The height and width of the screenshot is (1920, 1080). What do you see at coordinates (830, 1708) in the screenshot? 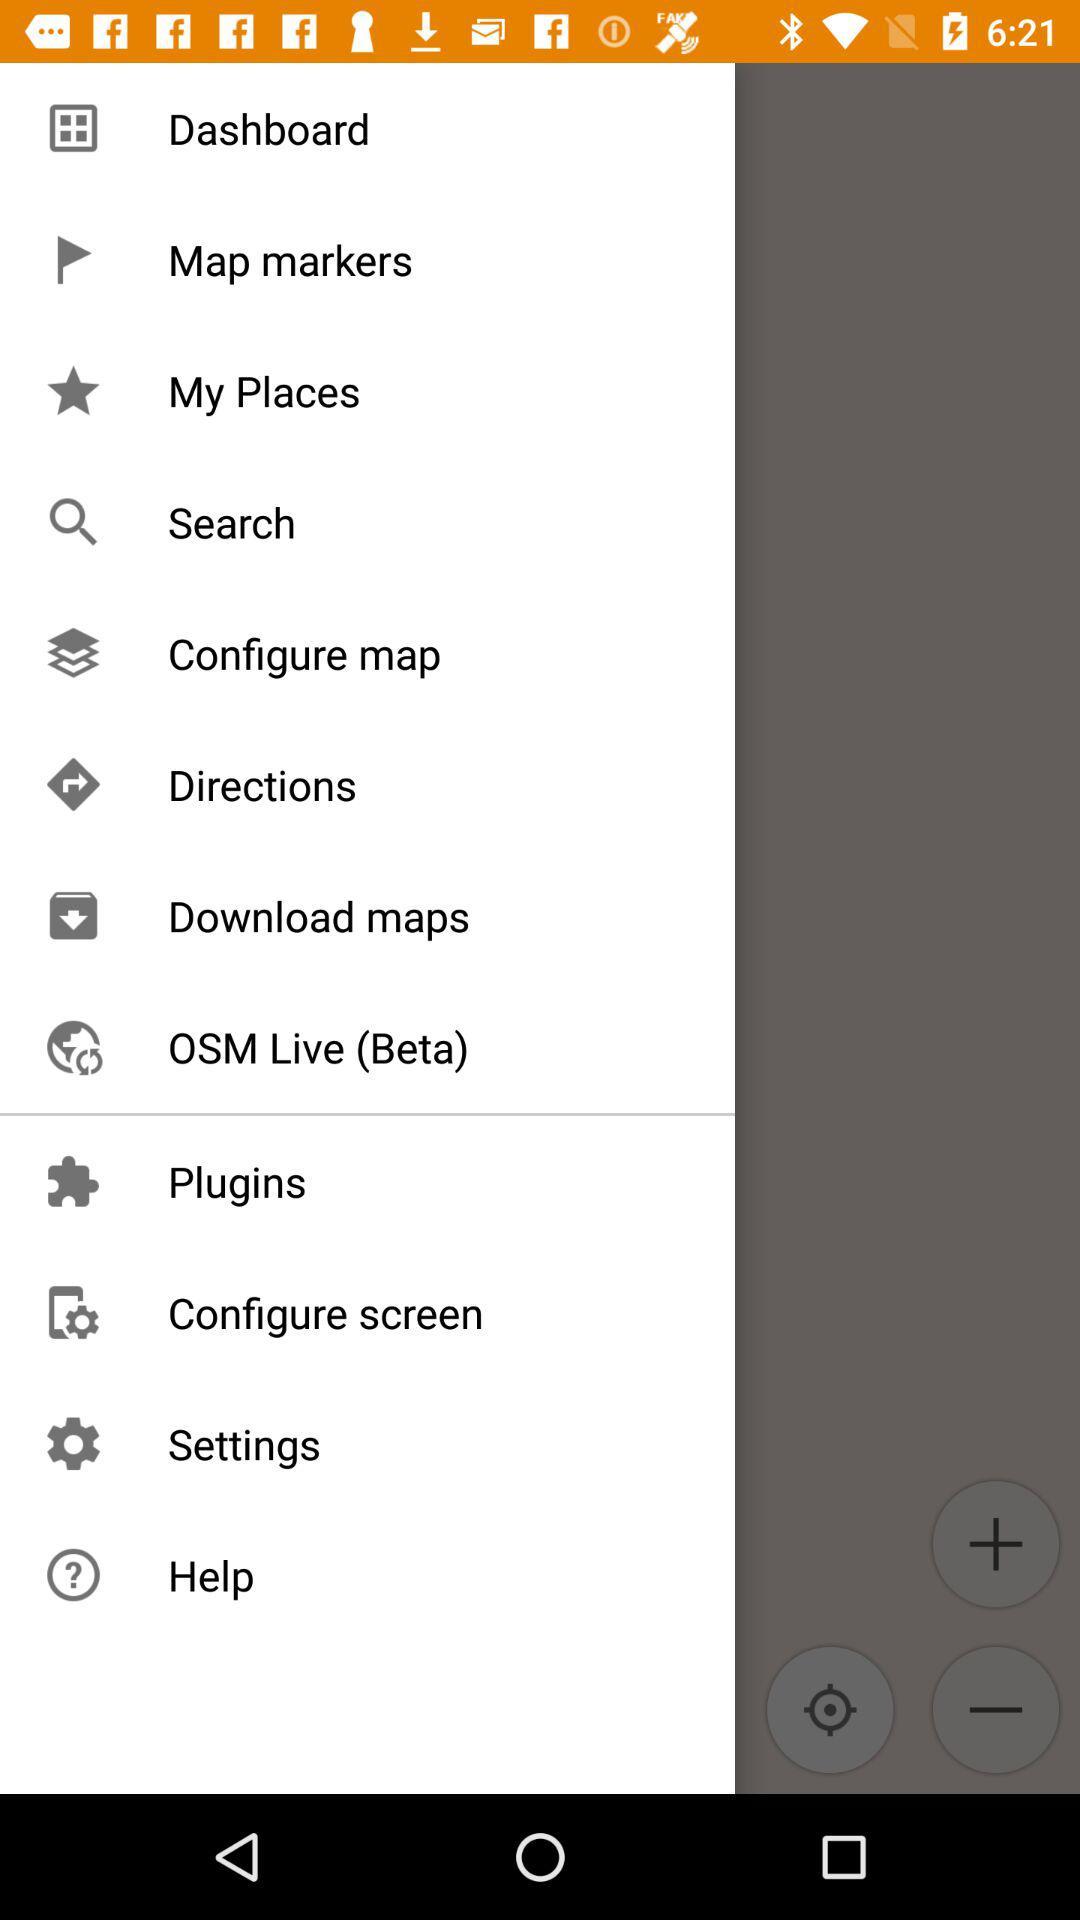
I see `the location_crosshair icon` at bounding box center [830, 1708].